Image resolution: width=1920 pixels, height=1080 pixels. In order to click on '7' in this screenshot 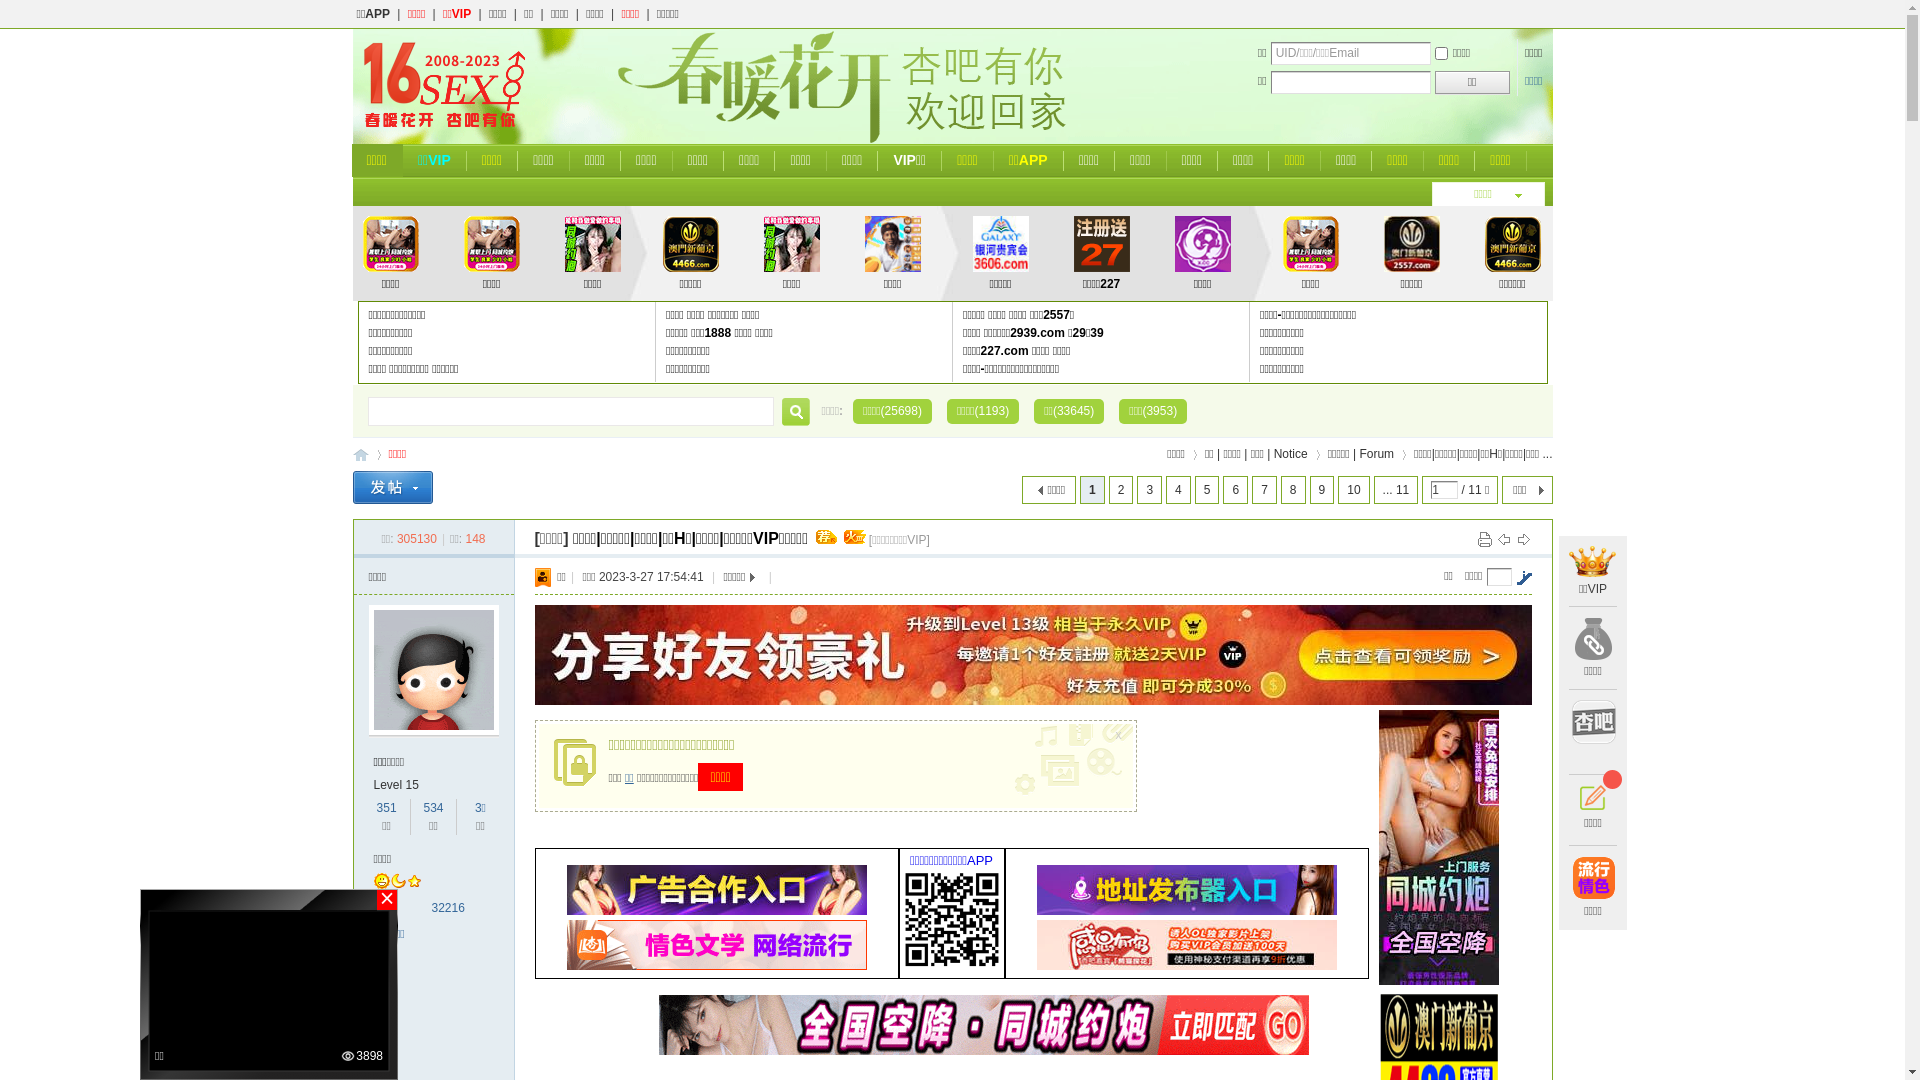, I will do `click(1263, 489)`.